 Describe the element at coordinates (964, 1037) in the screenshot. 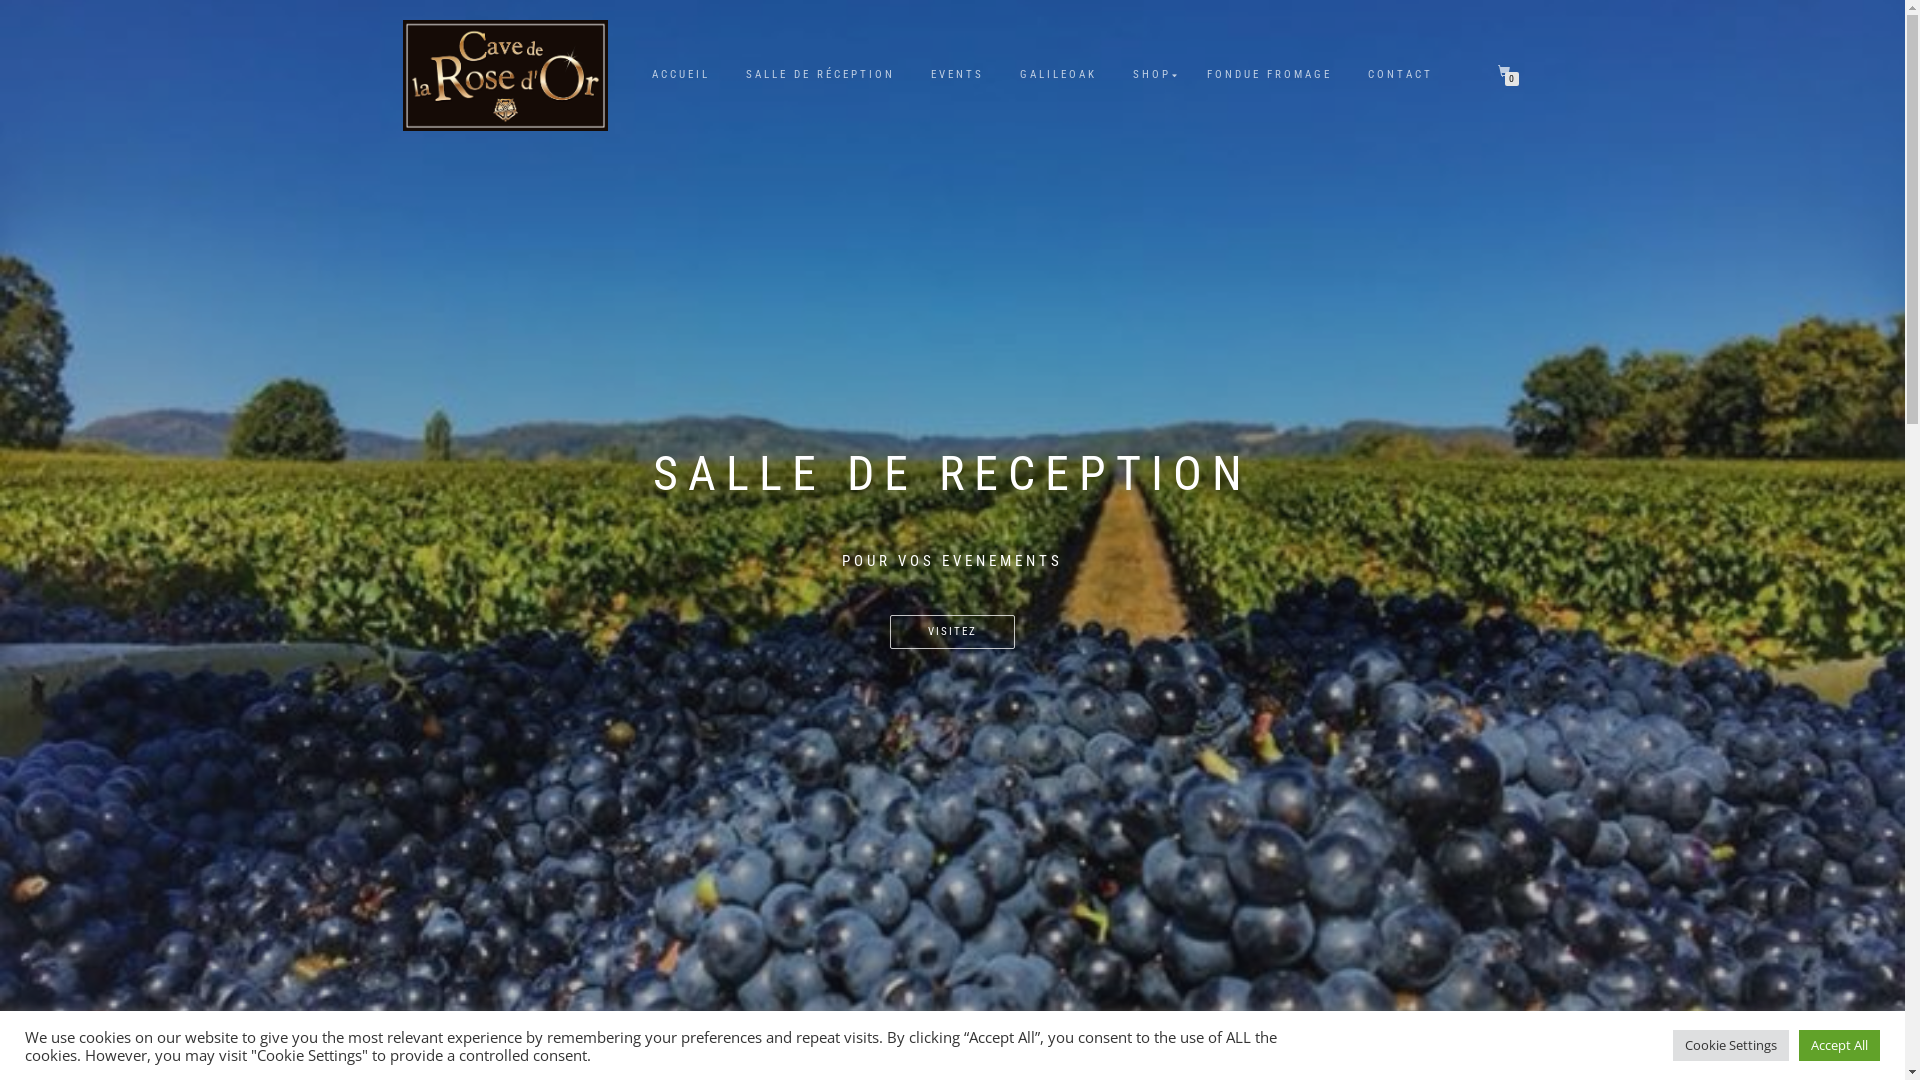

I see `'4'` at that location.